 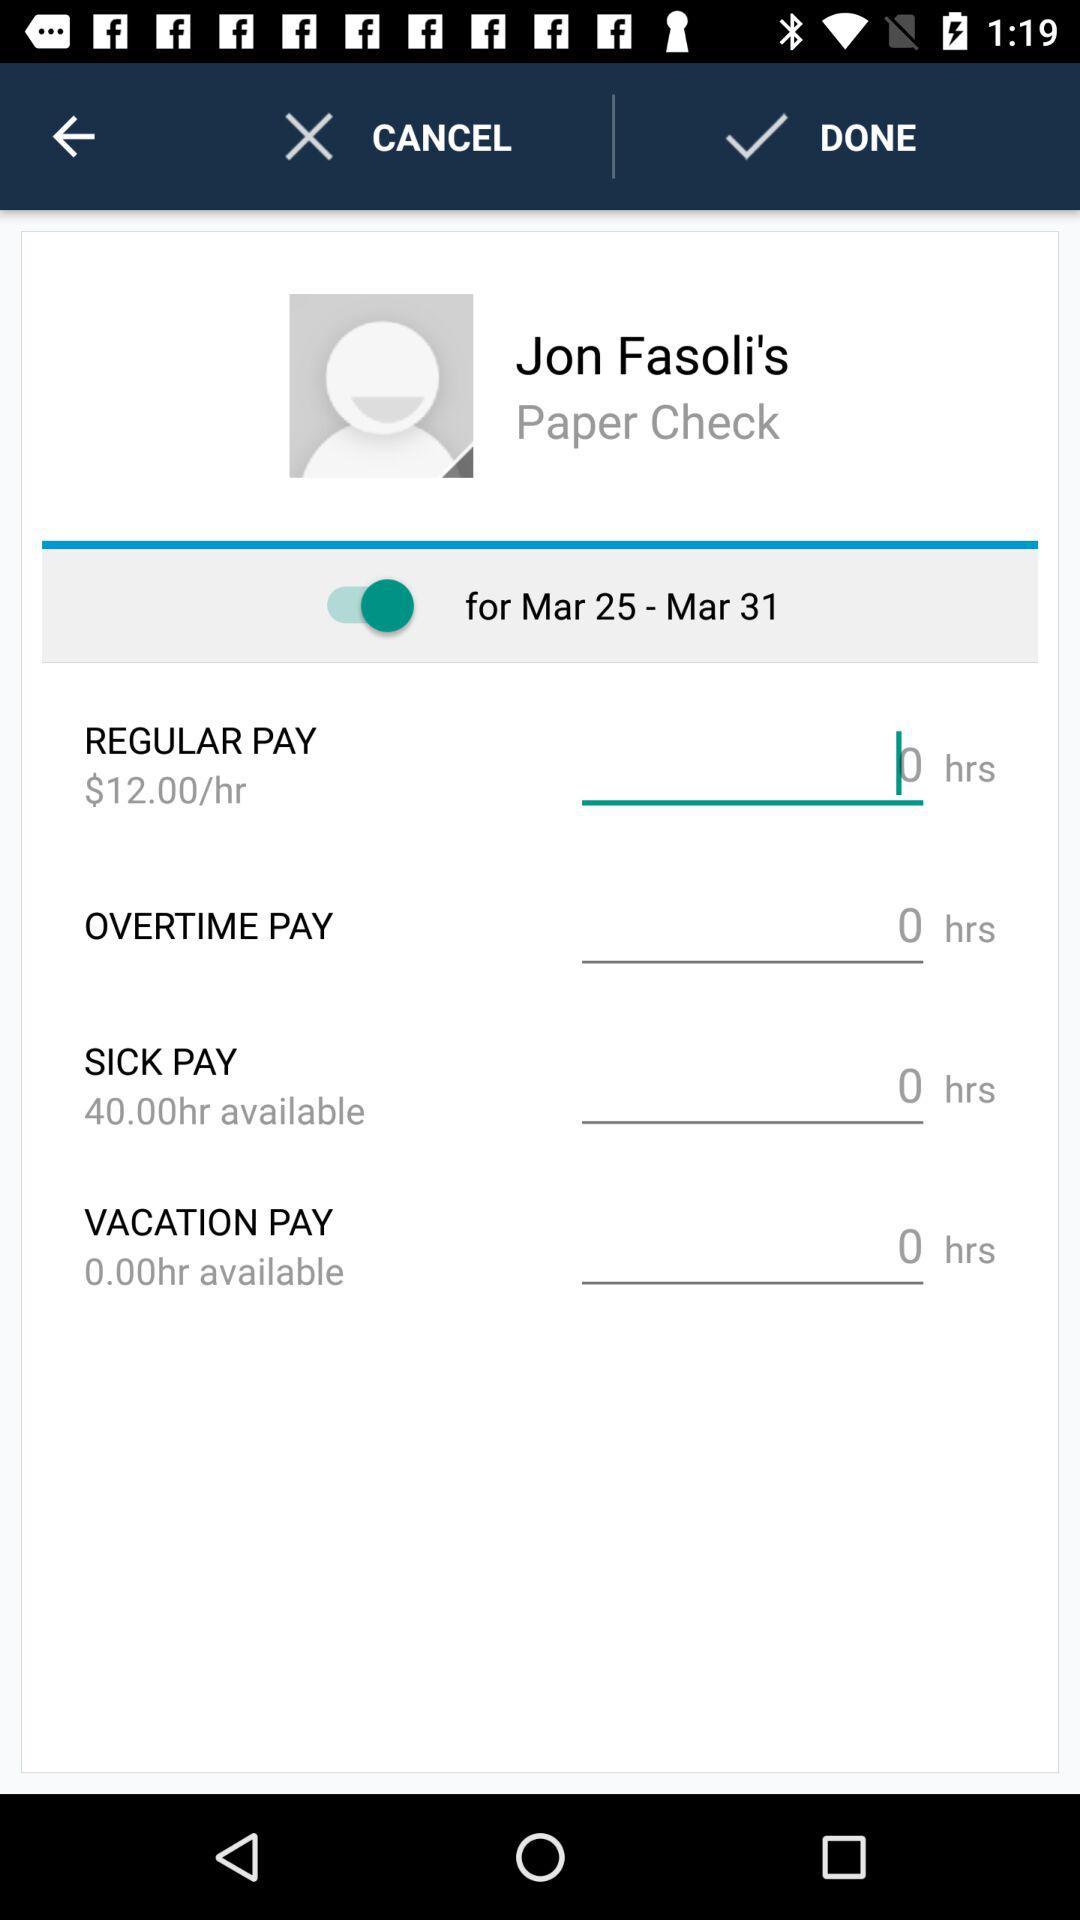 What do you see at coordinates (360, 604) in the screenshot?
I see `paycheck button` at bounding box center [360, 604].